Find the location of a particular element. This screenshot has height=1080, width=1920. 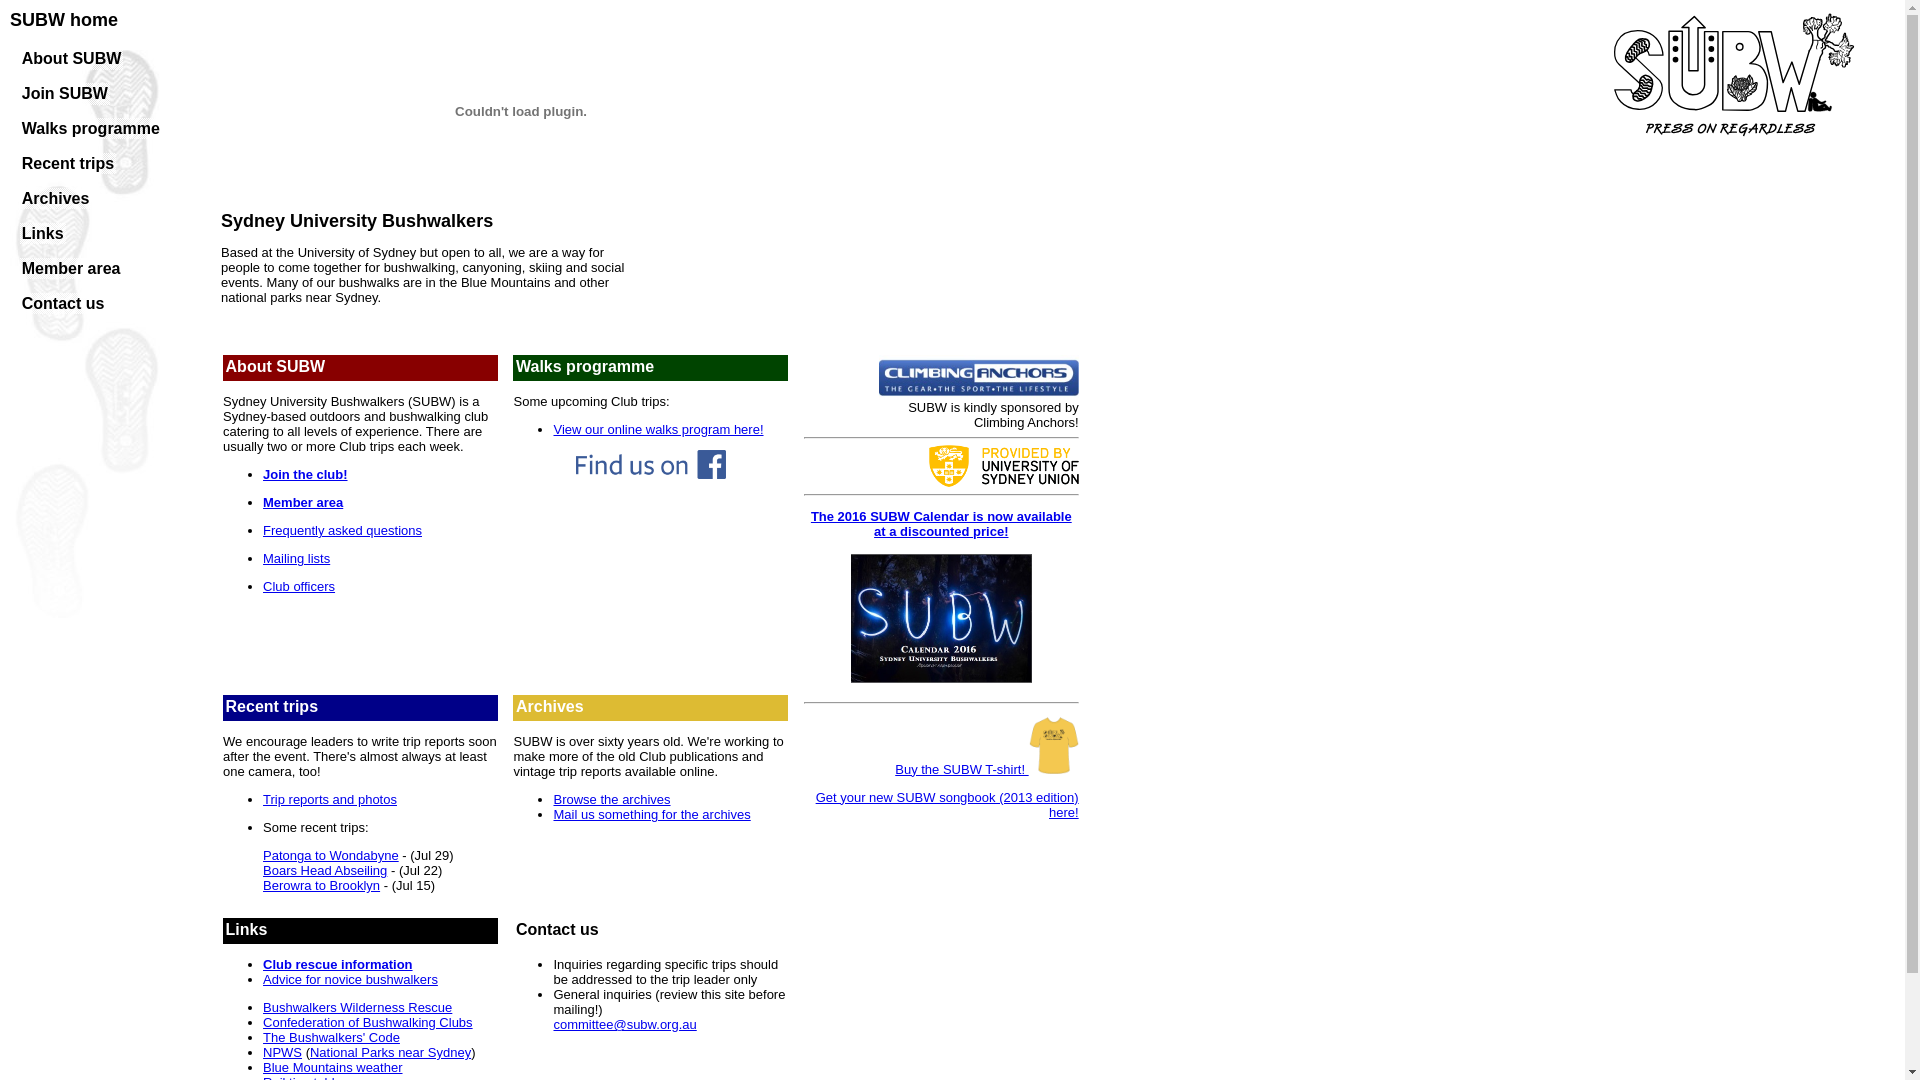

'National Parks near Sydney' is located at coordinates (309, 1051).